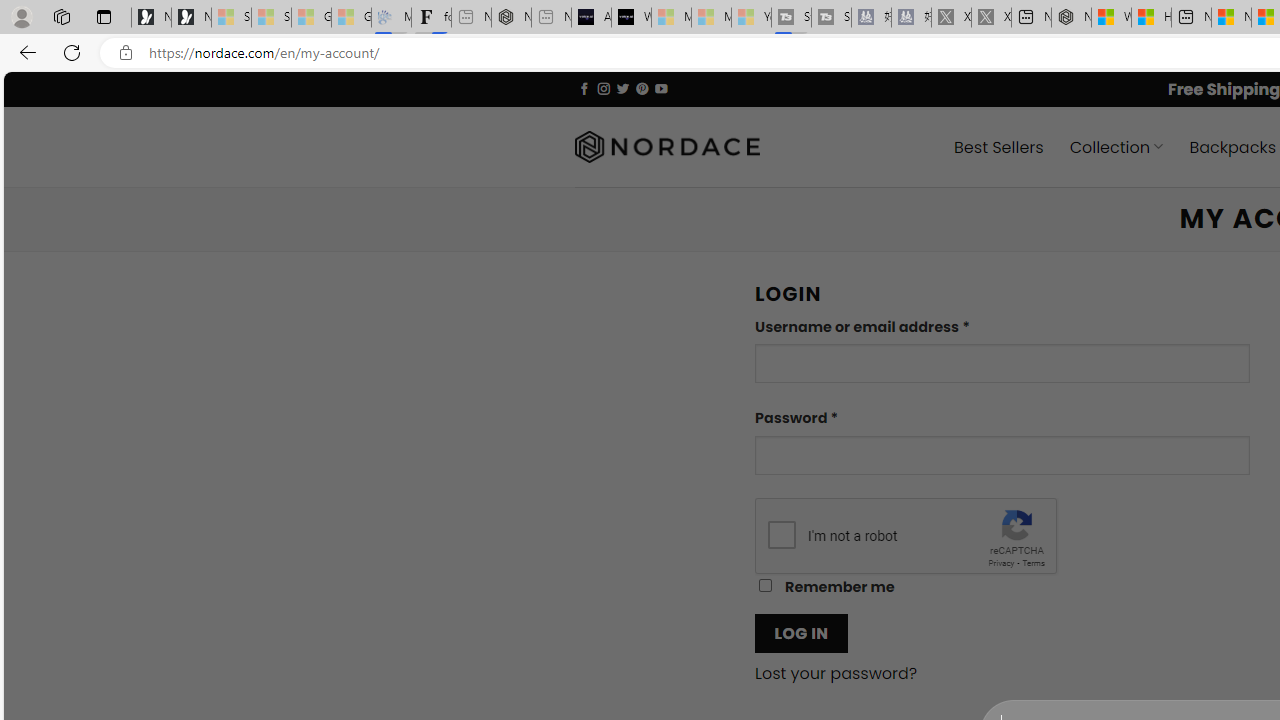 The width and height of the screenshot is (1280, 720). I want to click on 'Newsletter Sign Up', so click(191, 17).